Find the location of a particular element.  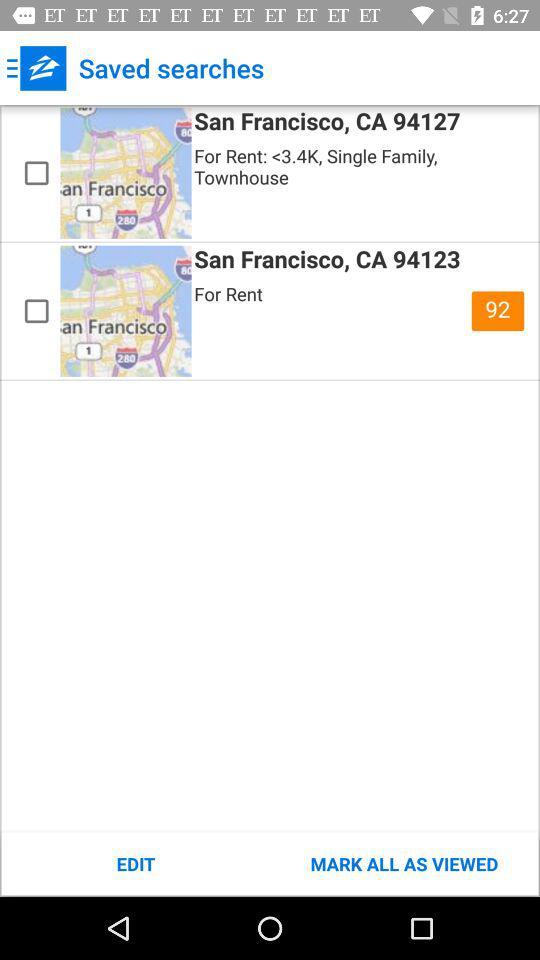

this saved property is located at coordinates (36, 172).